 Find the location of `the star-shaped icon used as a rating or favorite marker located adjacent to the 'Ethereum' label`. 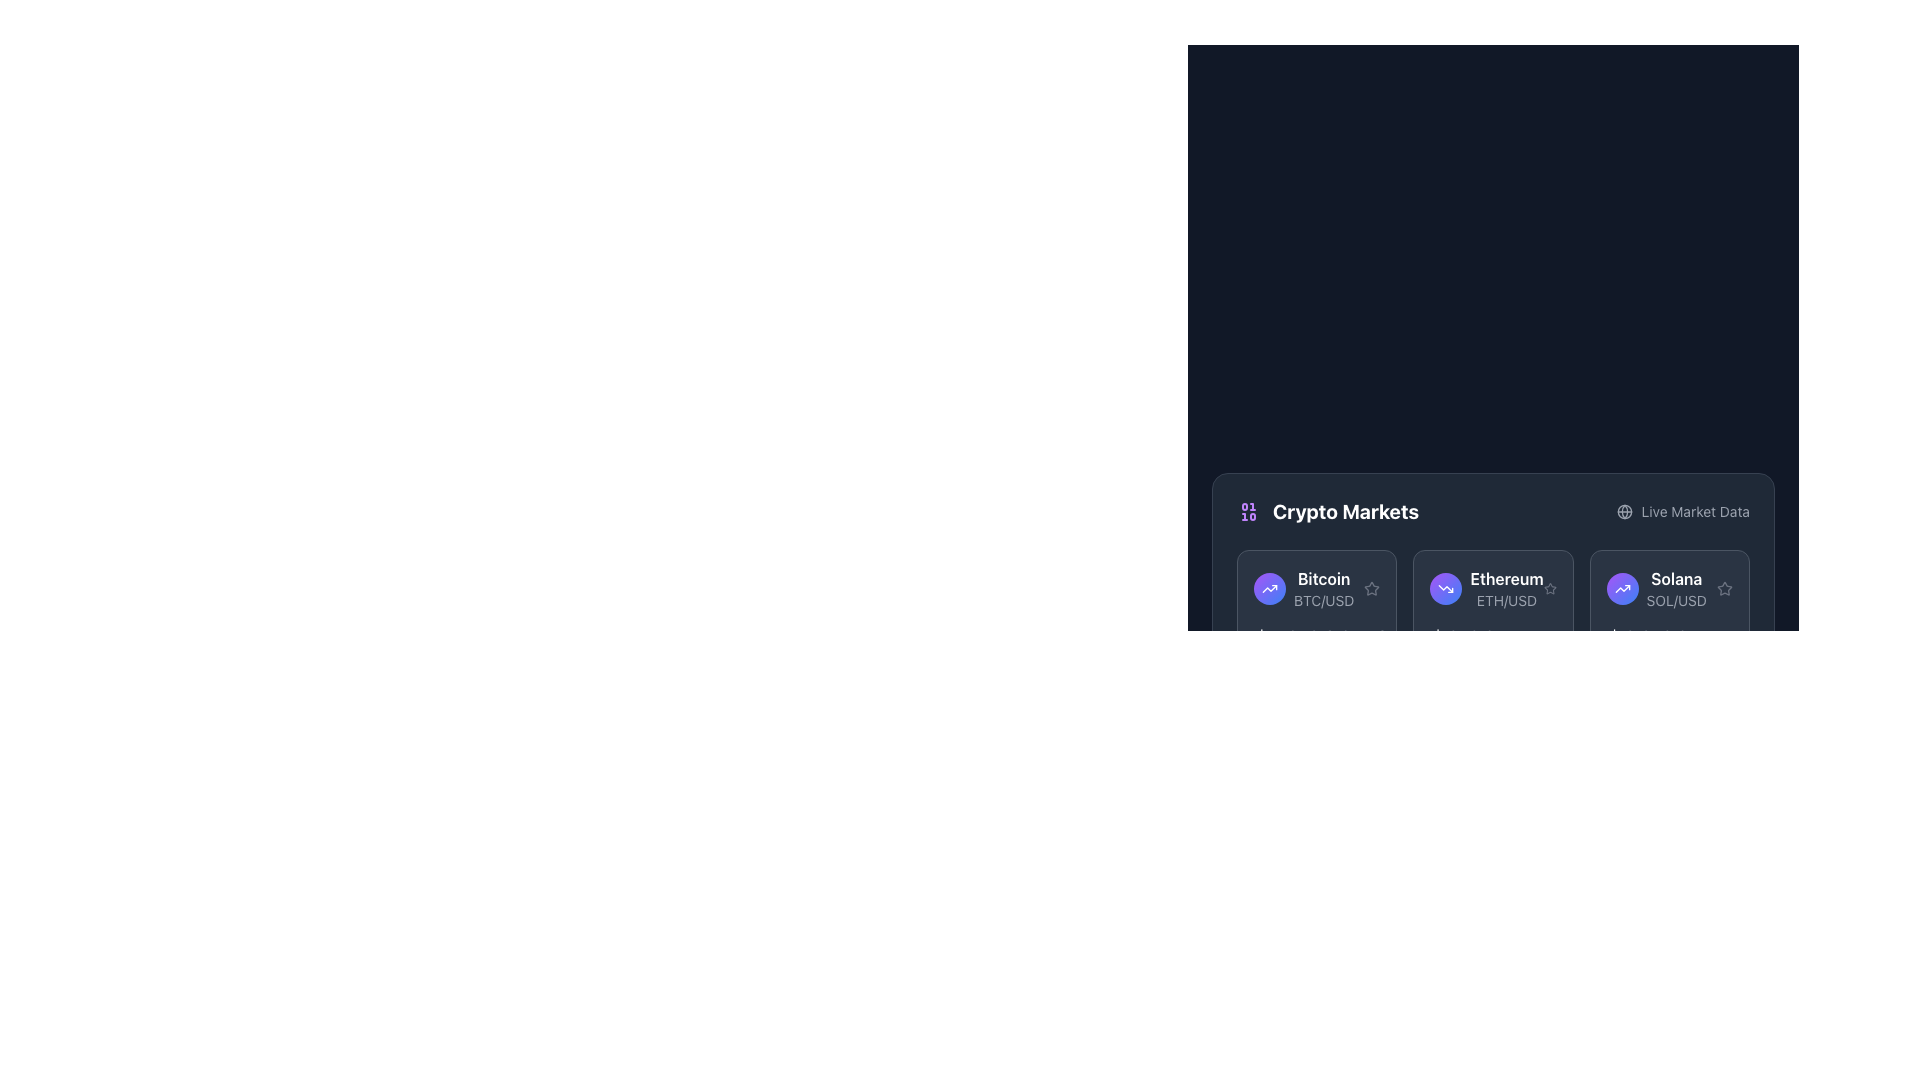

the star-shaped icon used as a rating or favorite marker located adjacent to the 'Ethereum' label is located at coordinates (1549, 586).